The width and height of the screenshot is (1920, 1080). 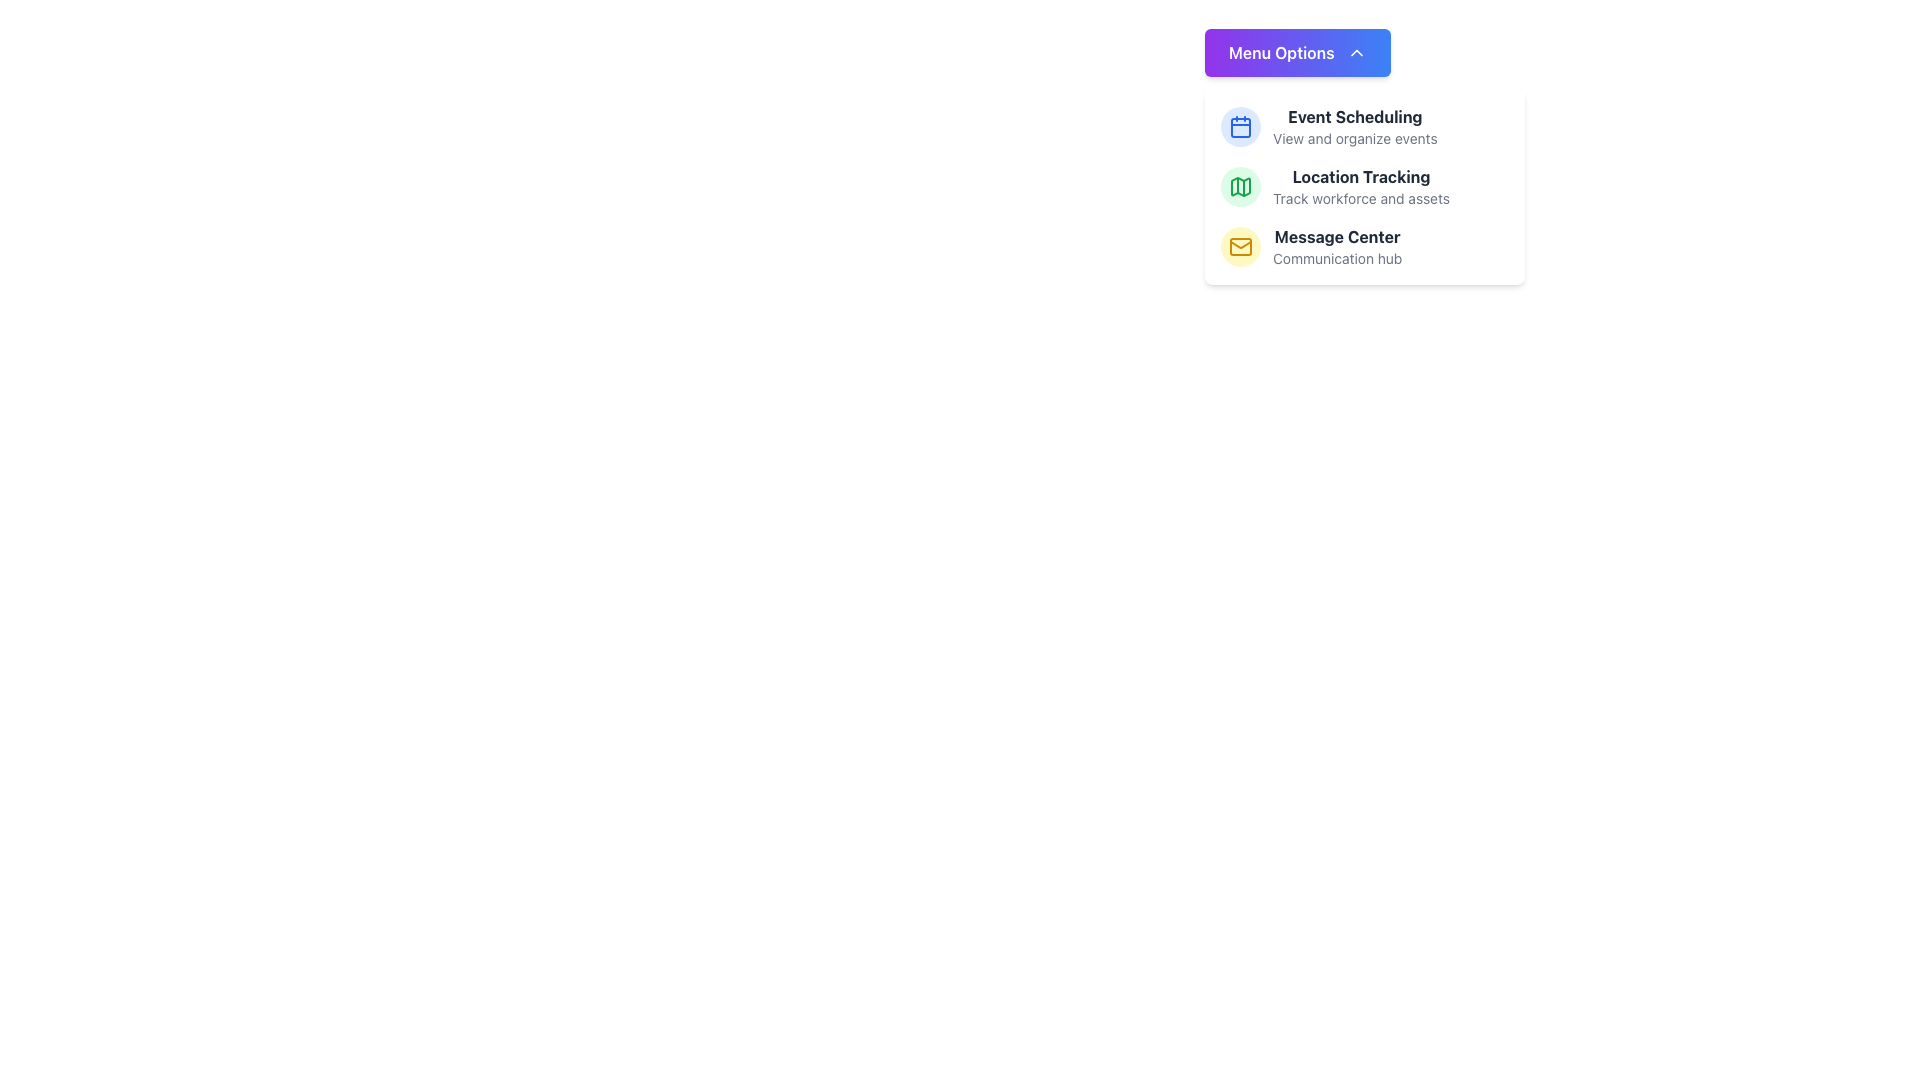 What do you see at coordinates (1337, 245) in the screenshot?
I see `the 'Message Center' label, which is the third option in the vertical list of menu options` at bounding box center [1337, 245].